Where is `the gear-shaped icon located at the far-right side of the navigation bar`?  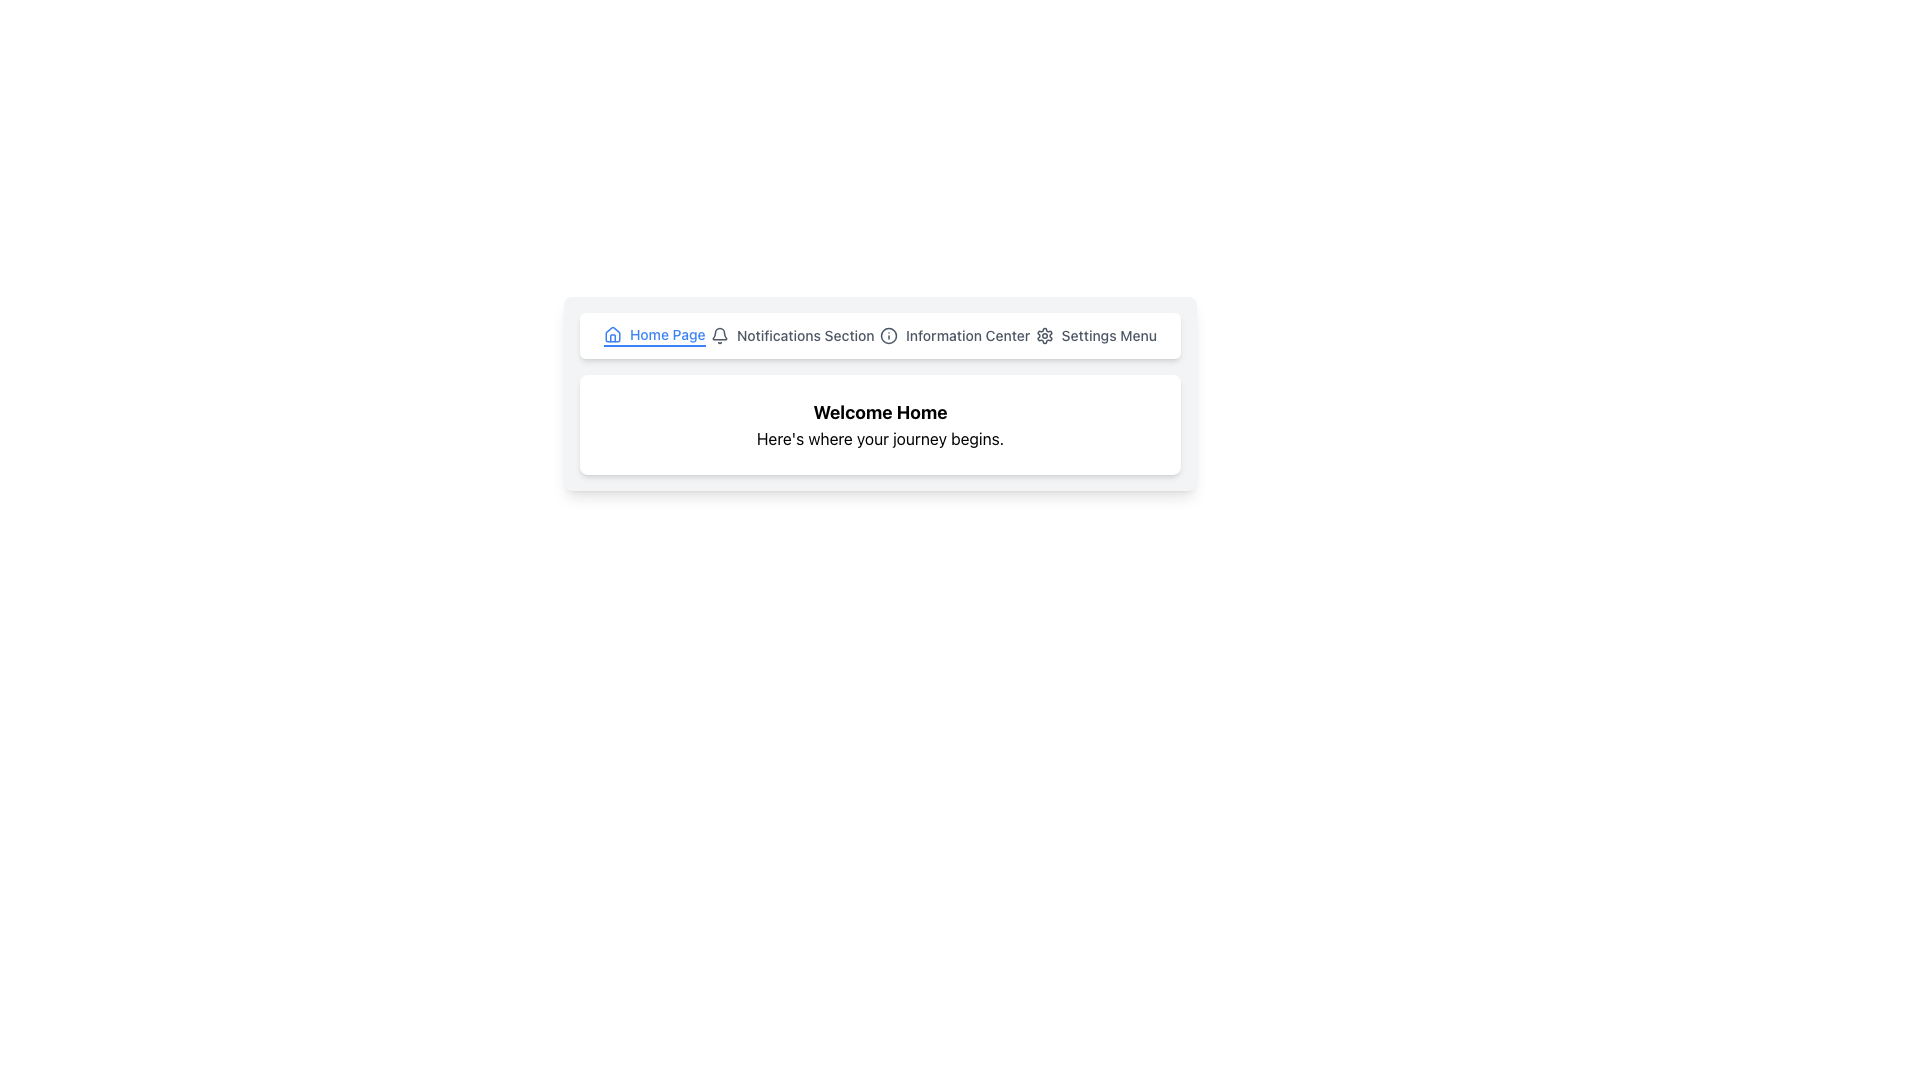 the gear-shaped icon located at the far-right side of the navigation bar is located at coordinates (1043, 334).